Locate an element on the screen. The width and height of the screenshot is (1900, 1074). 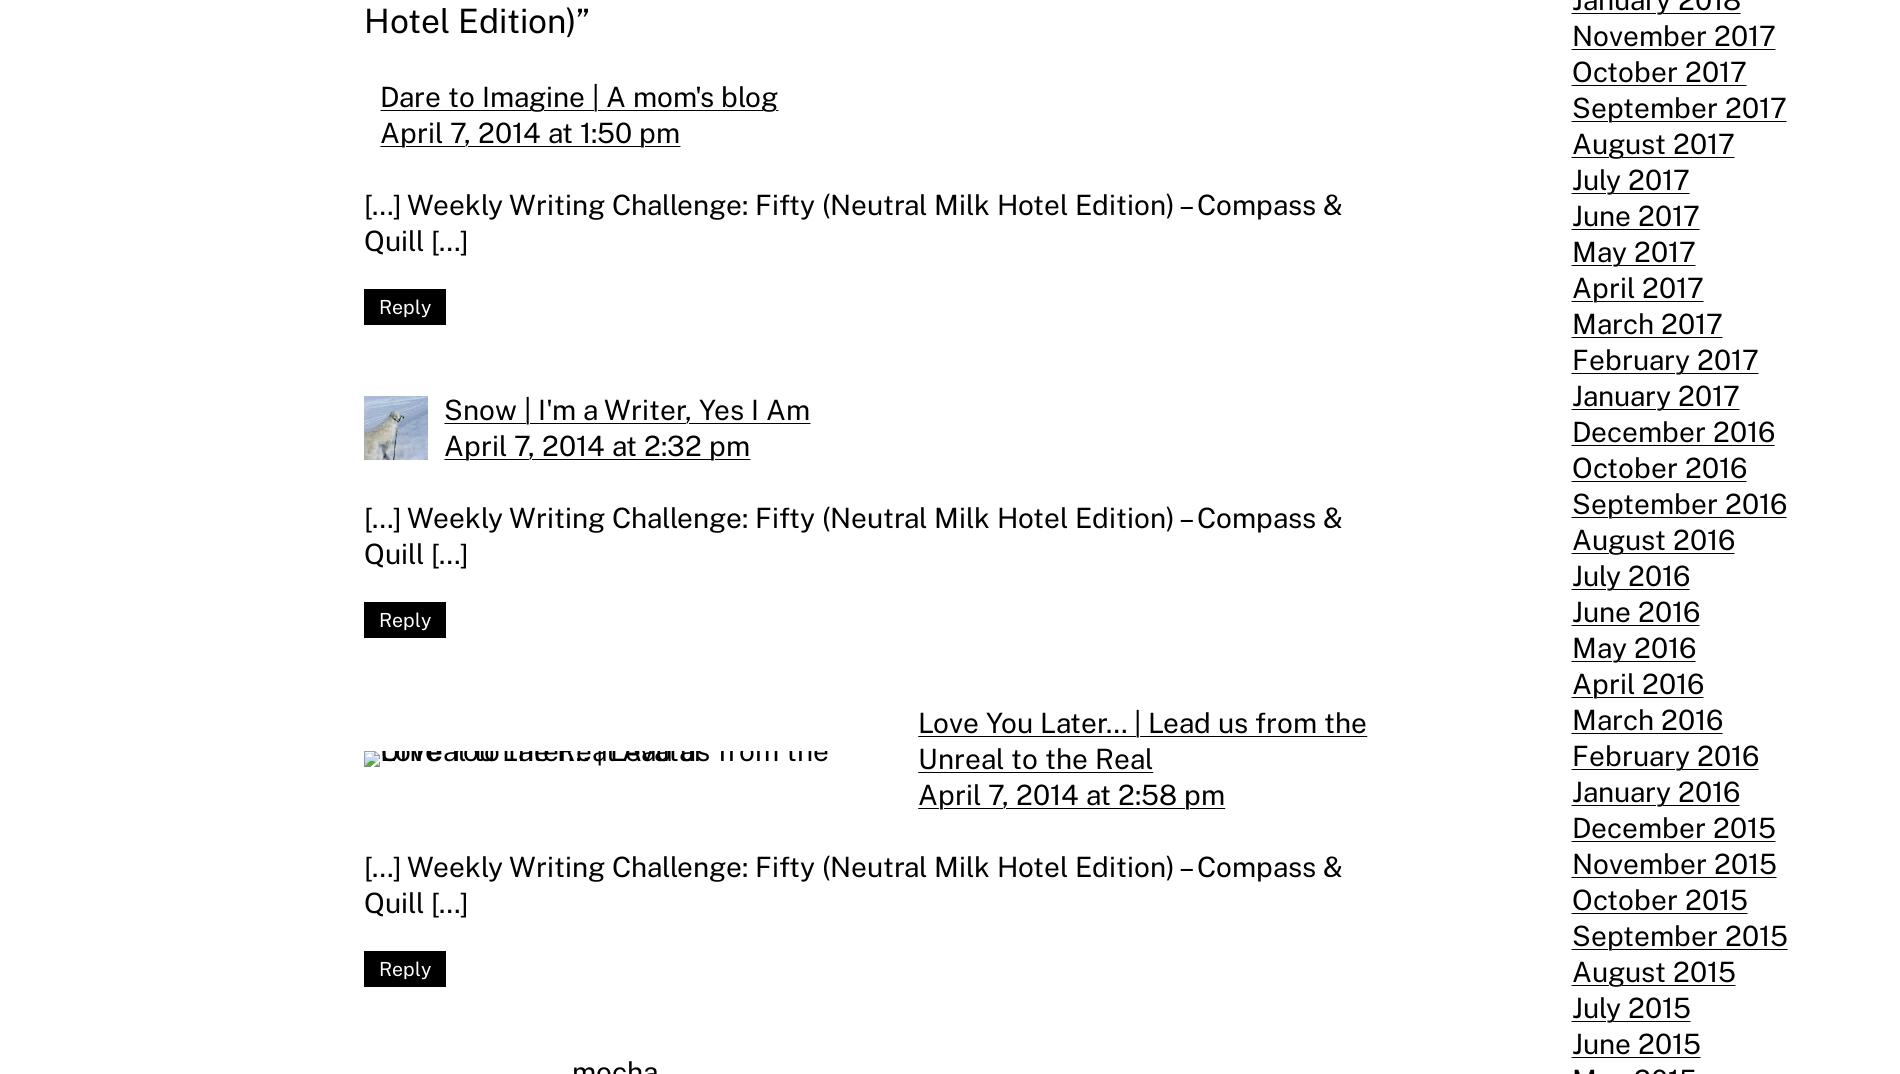
'March 2017' is located at coordinates (1646, 322).